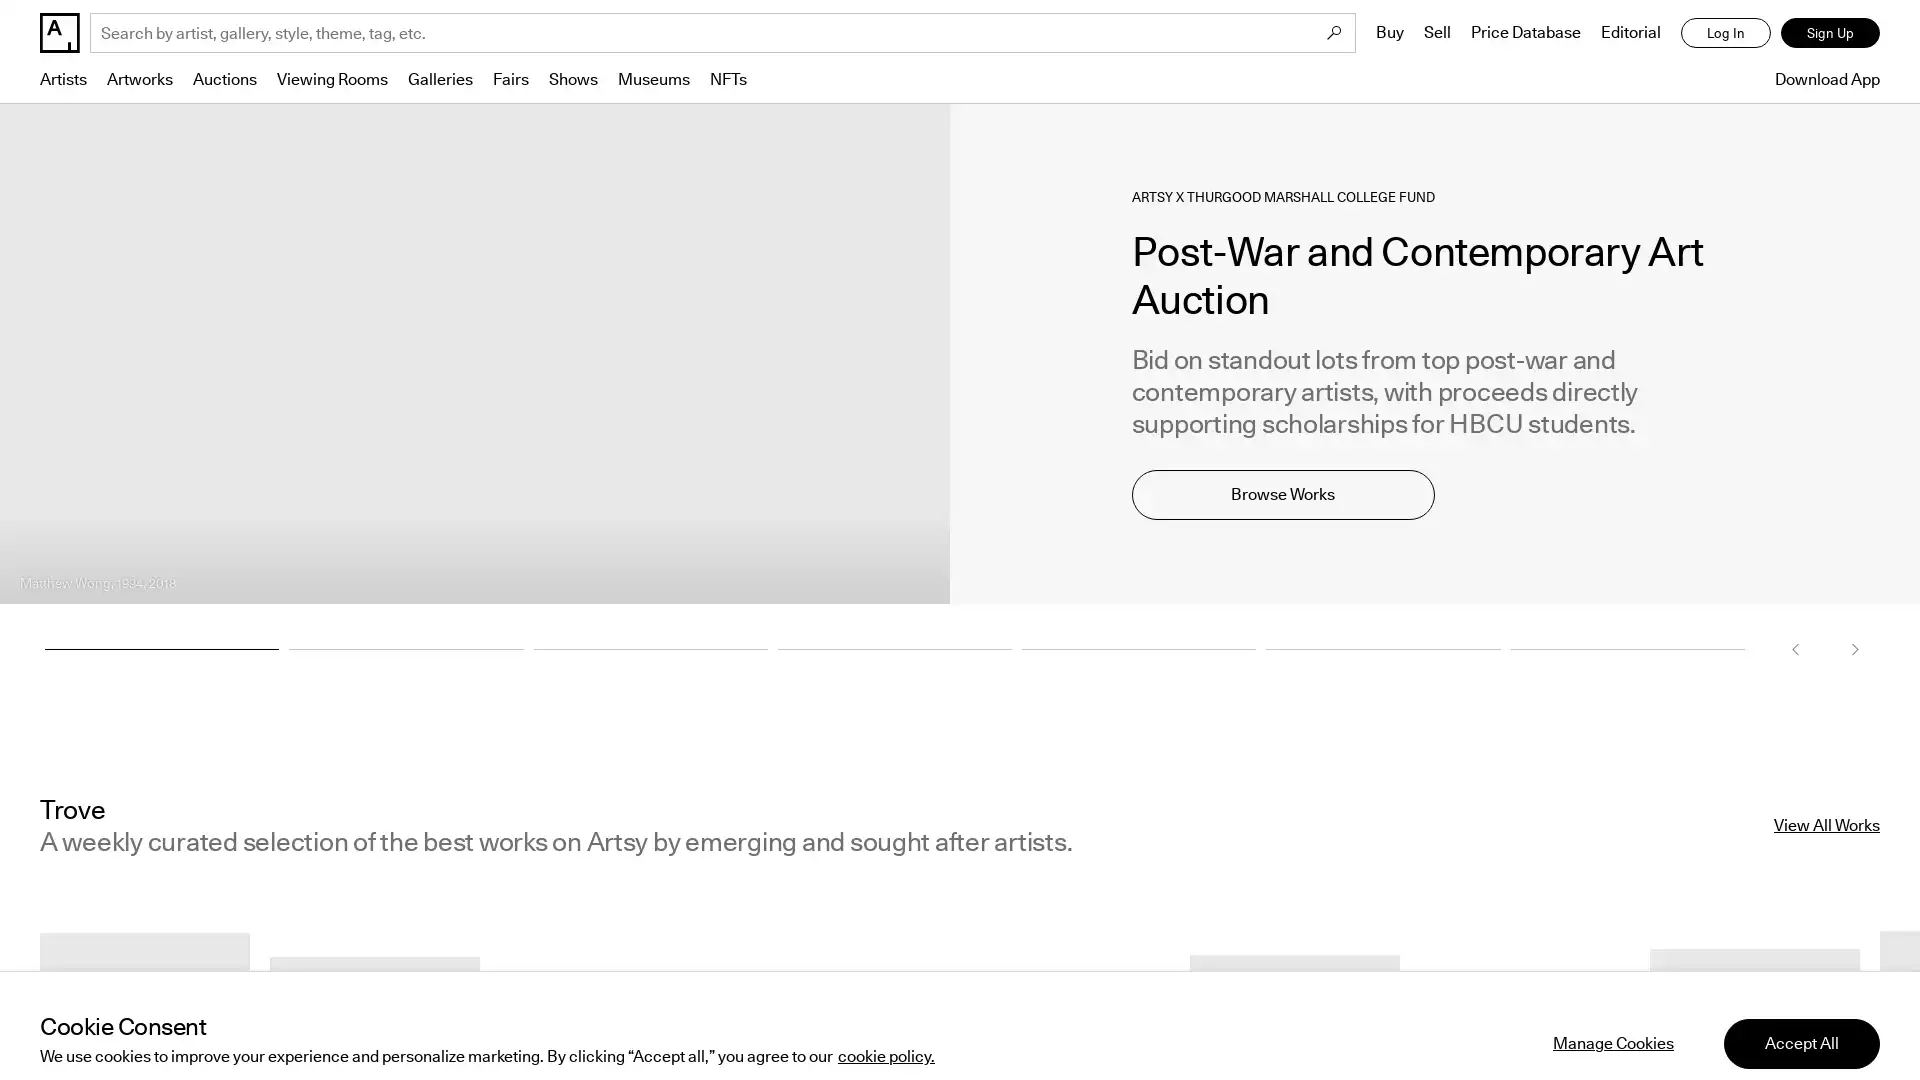 This screenshot has height=1080, width=1920. What do you see at coordinates (1801, 1014) in the screenshot?
I see `Accept All` at bounding box center [1801, 1014].